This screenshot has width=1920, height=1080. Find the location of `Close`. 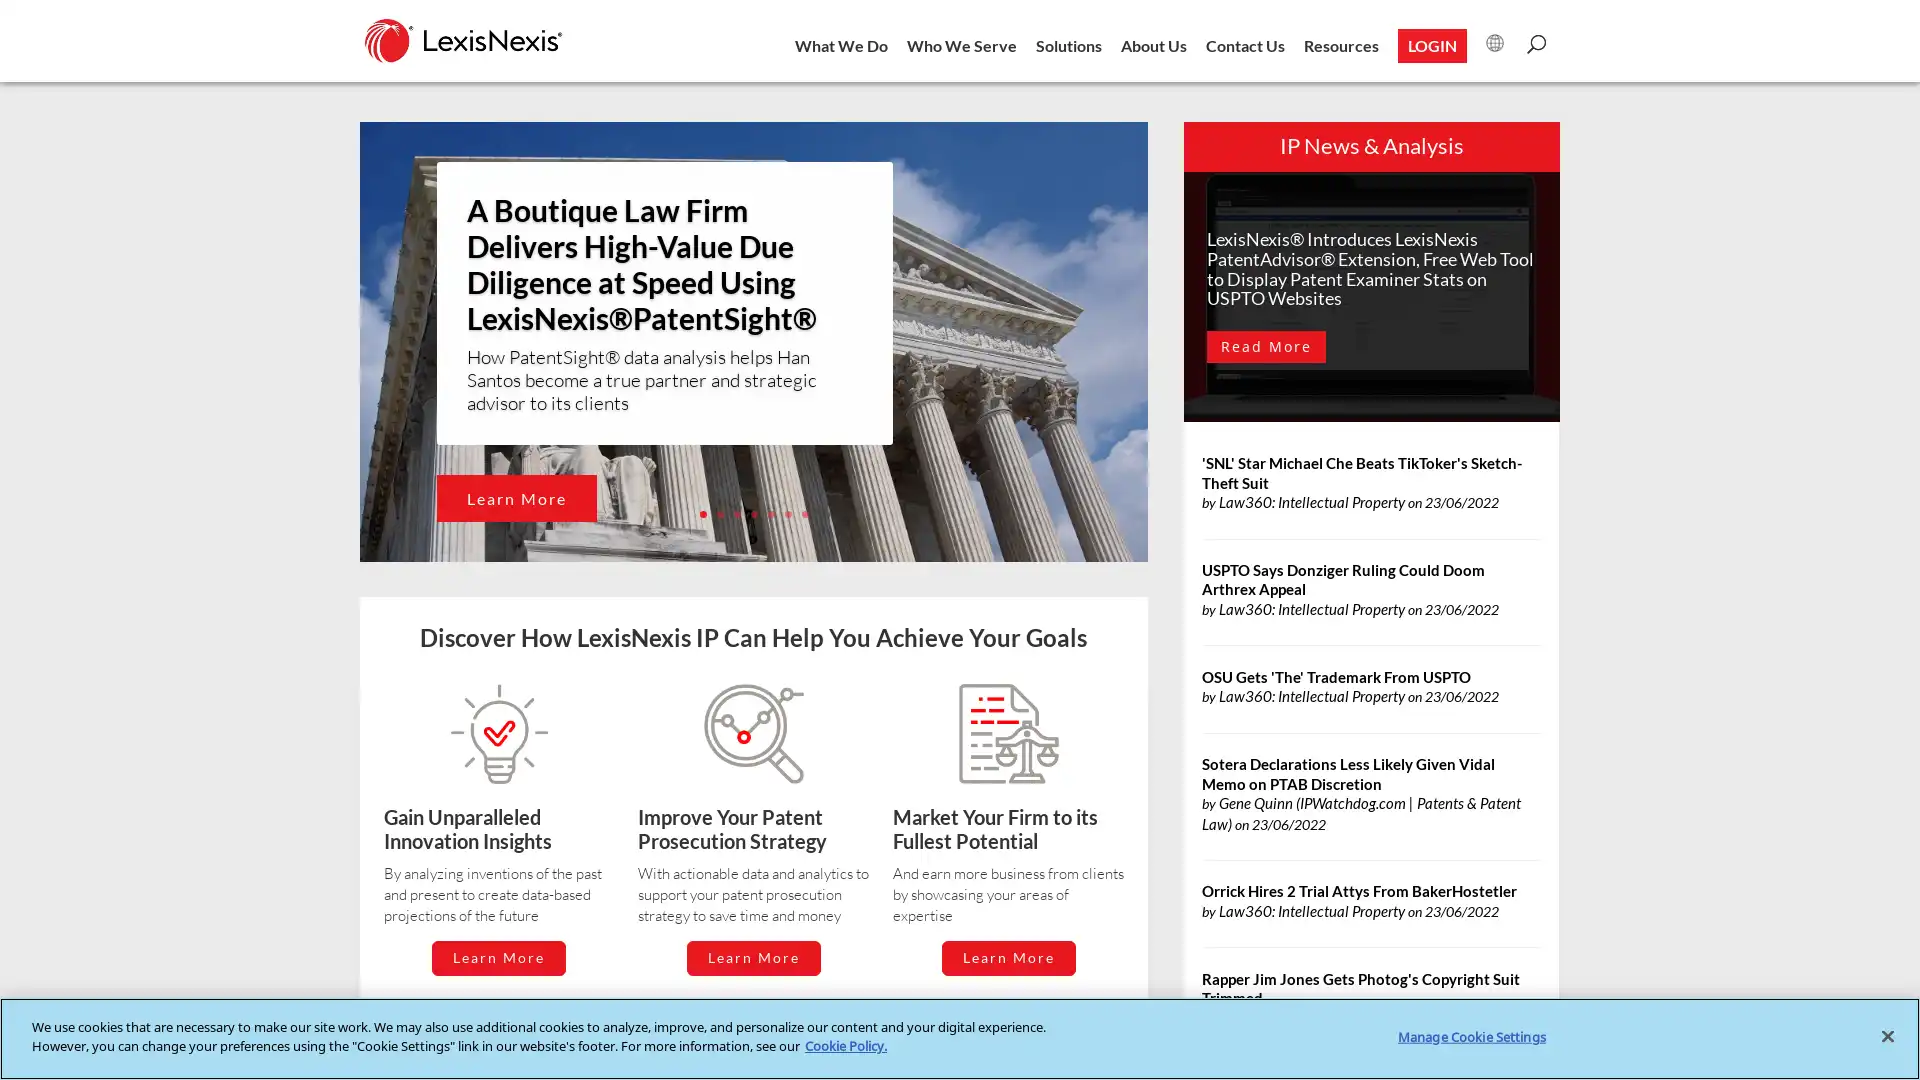

Close is located at coordinates (1886, 1035).